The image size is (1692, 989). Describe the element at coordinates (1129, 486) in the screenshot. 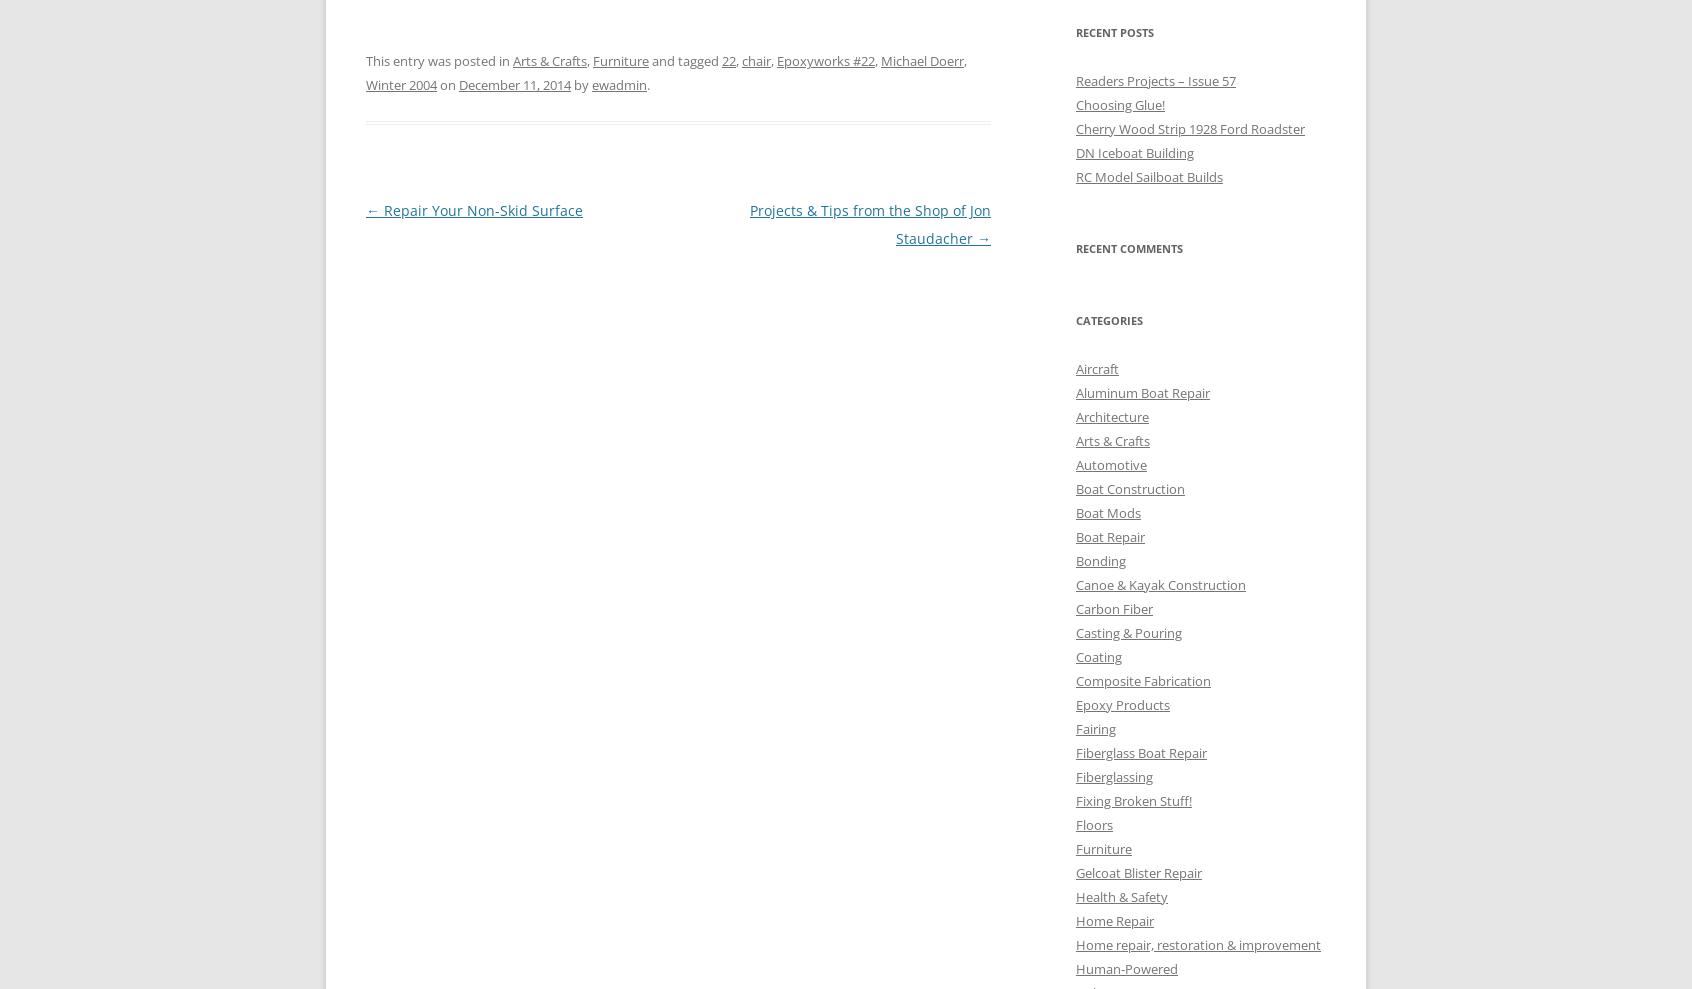

I see `'Boat Construction'` at that location.